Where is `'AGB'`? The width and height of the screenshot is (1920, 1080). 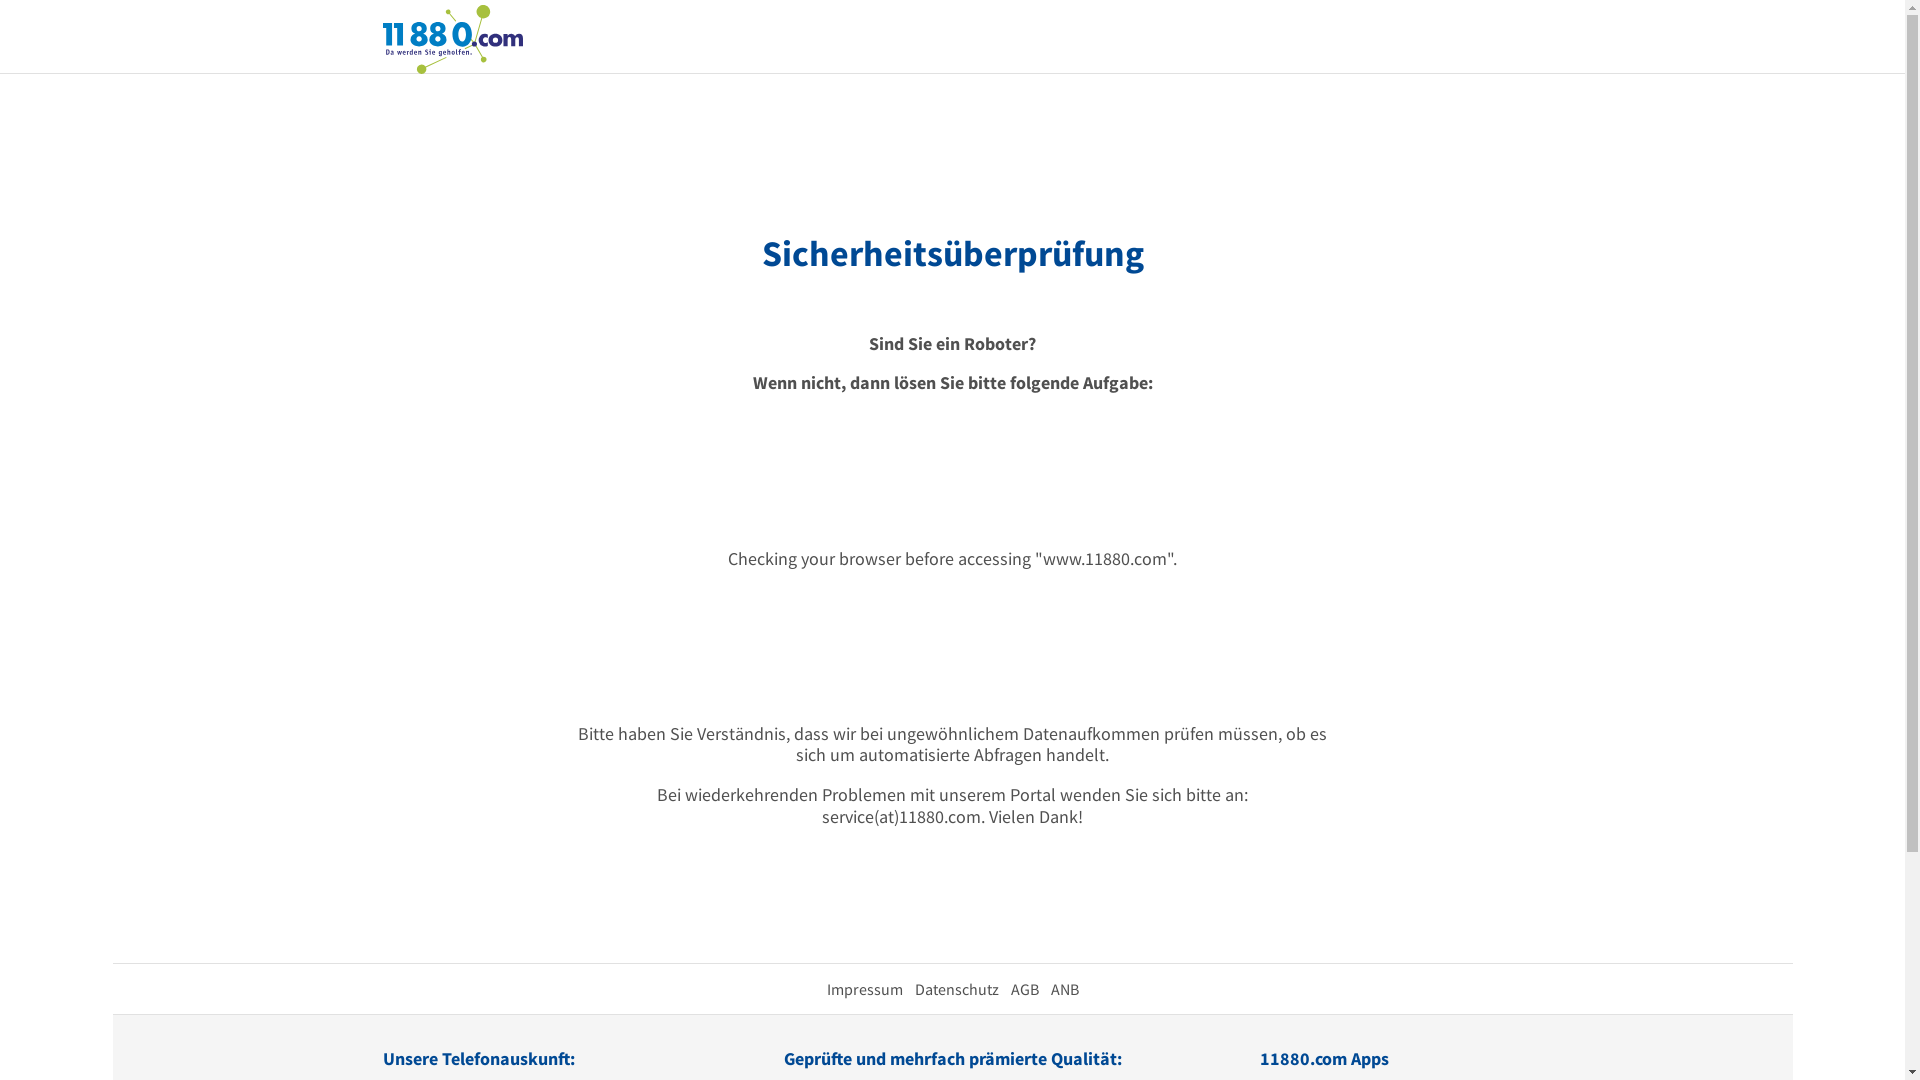 'AGB' is located at coordinates (1023, 987).